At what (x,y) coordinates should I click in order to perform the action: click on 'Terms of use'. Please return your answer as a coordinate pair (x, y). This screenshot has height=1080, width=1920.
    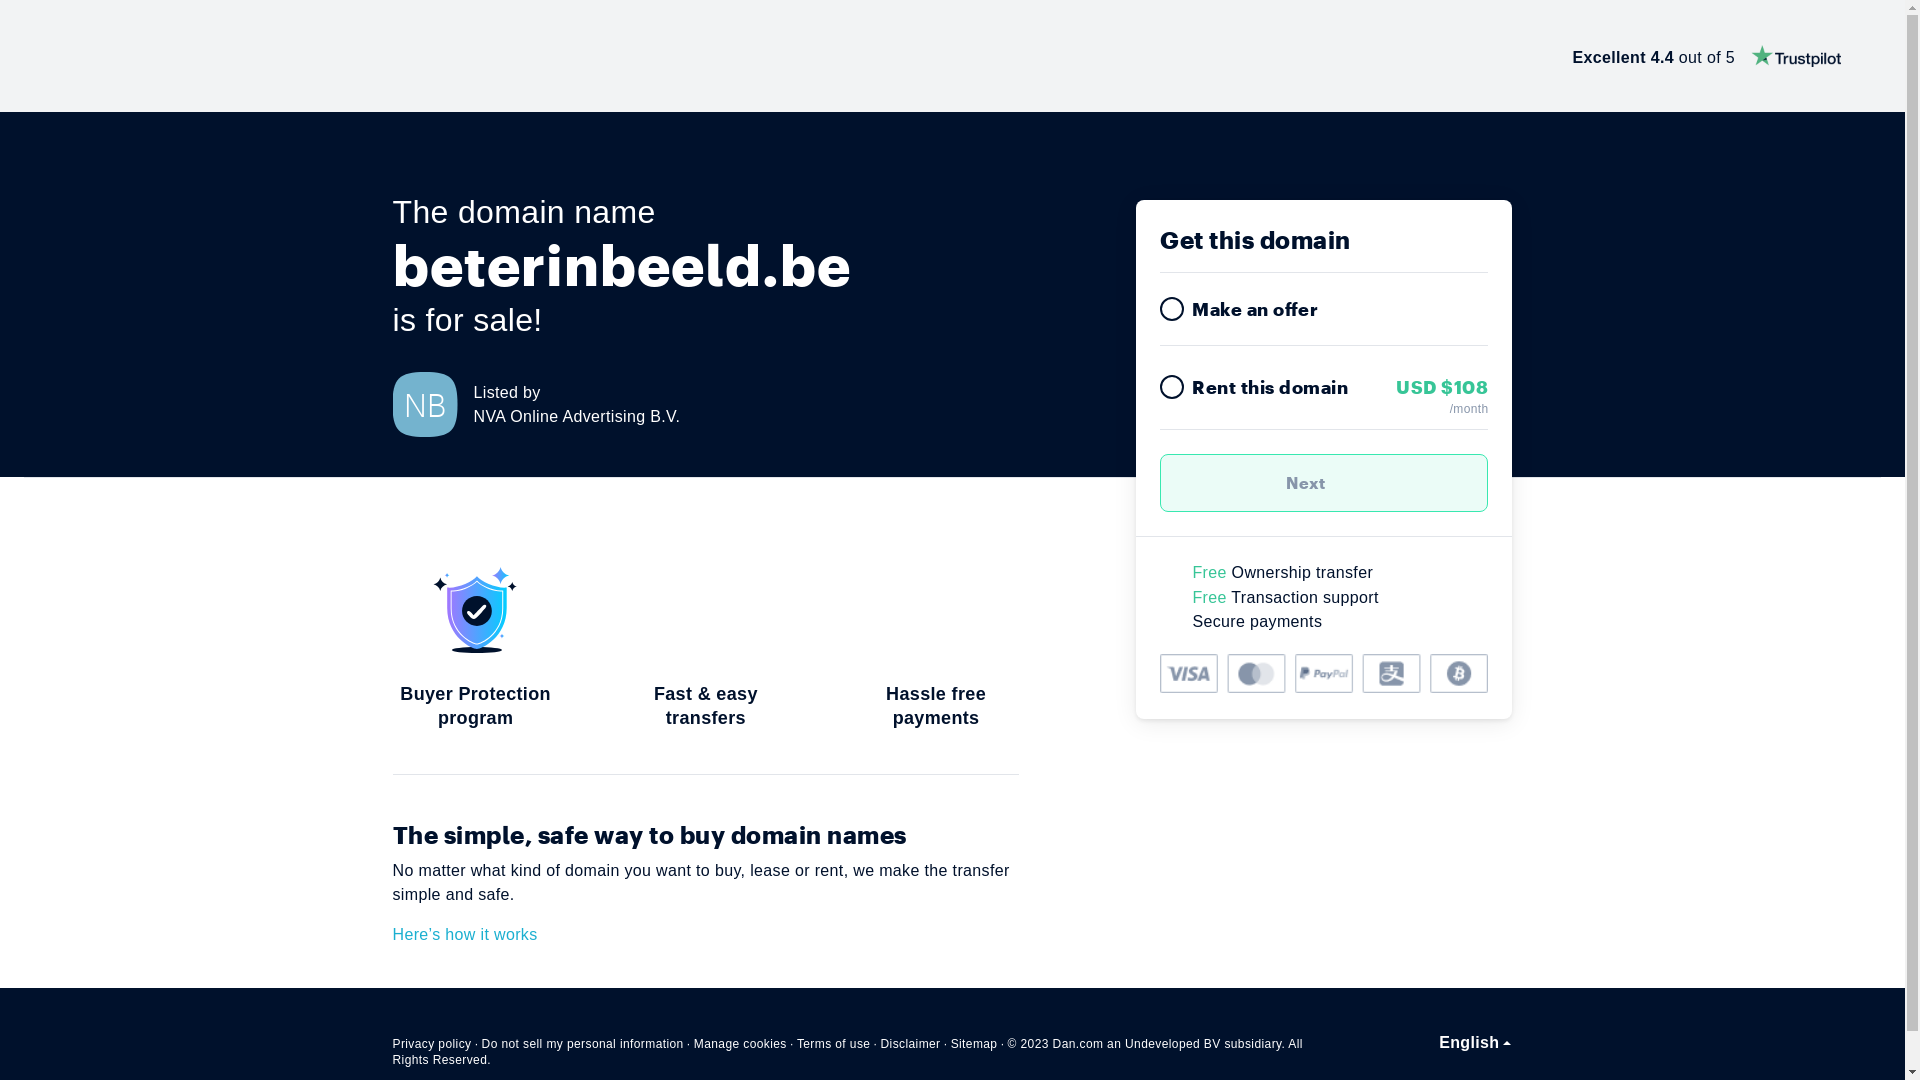
    Looking at the image, I should click on (834, 1043).